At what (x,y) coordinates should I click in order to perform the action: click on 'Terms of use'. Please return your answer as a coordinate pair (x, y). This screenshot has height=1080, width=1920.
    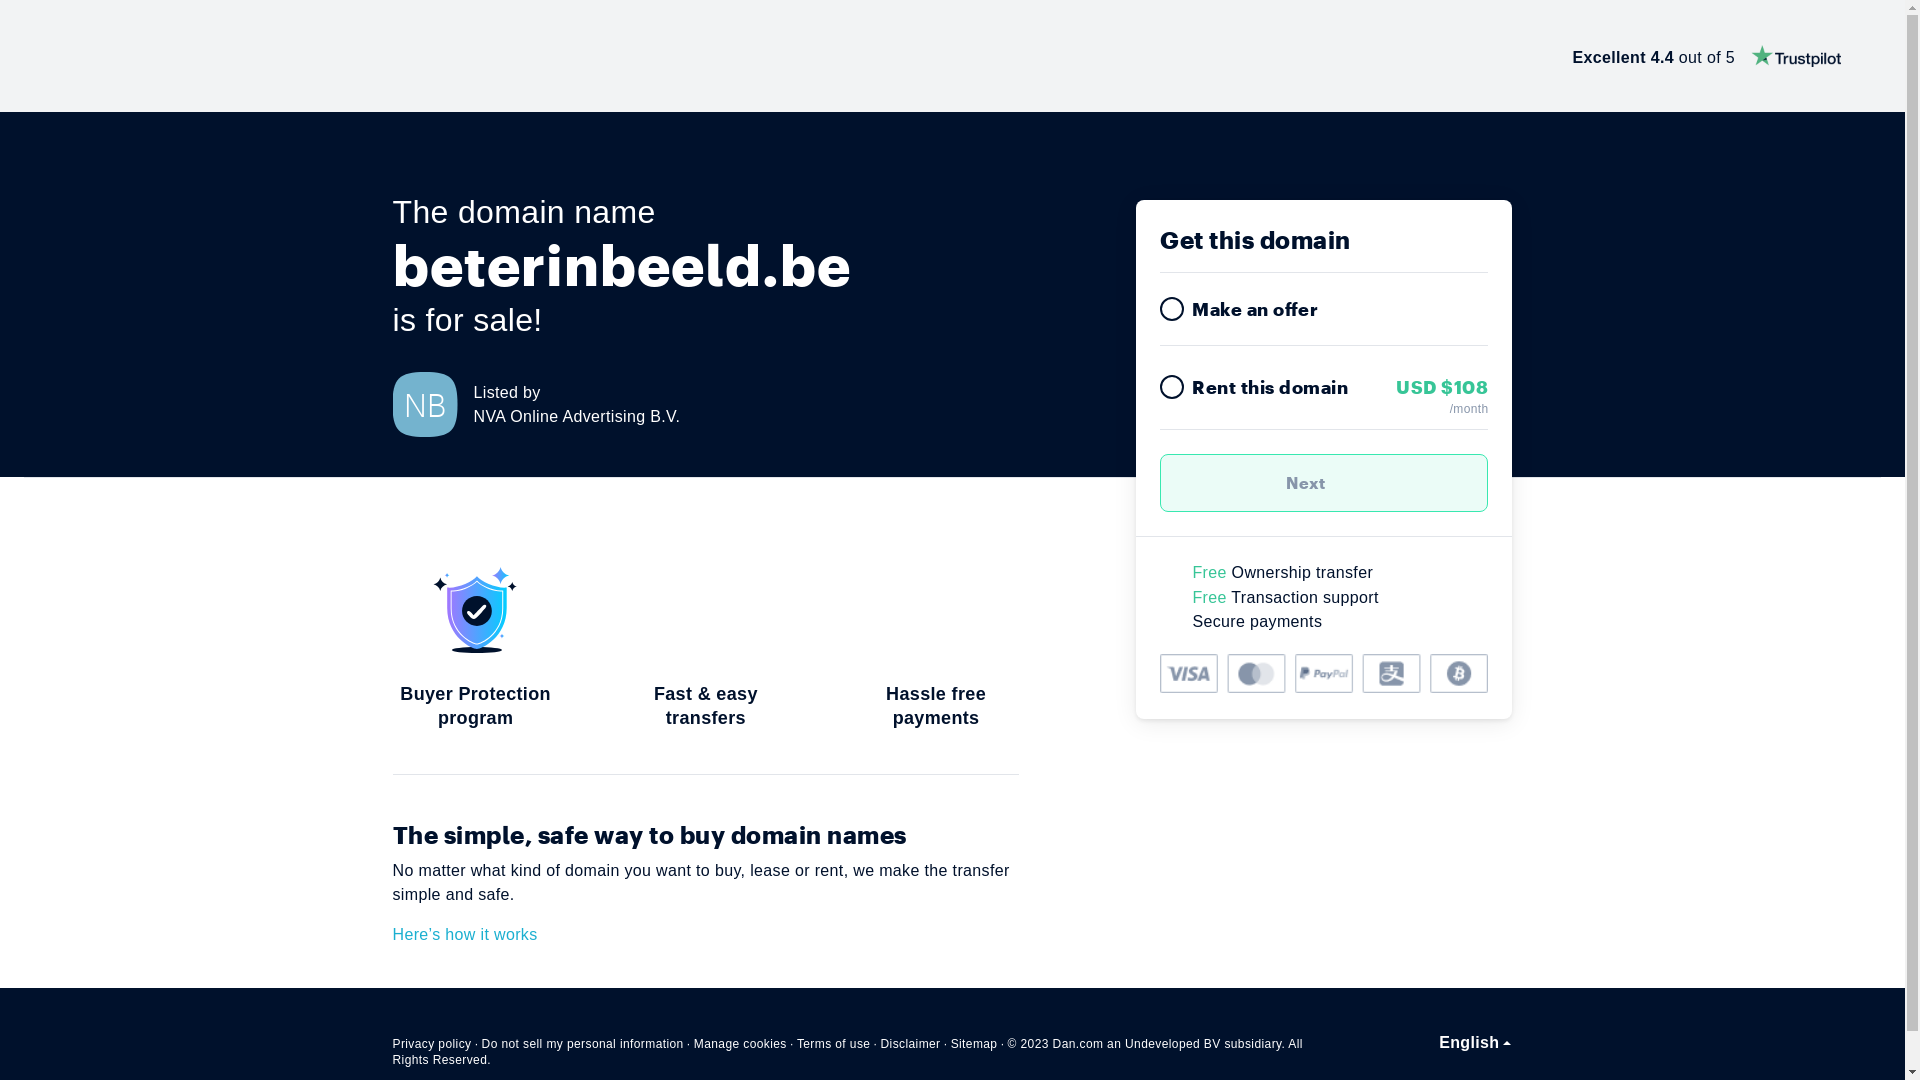
    Looking at the image, I should click on (834, 1043).